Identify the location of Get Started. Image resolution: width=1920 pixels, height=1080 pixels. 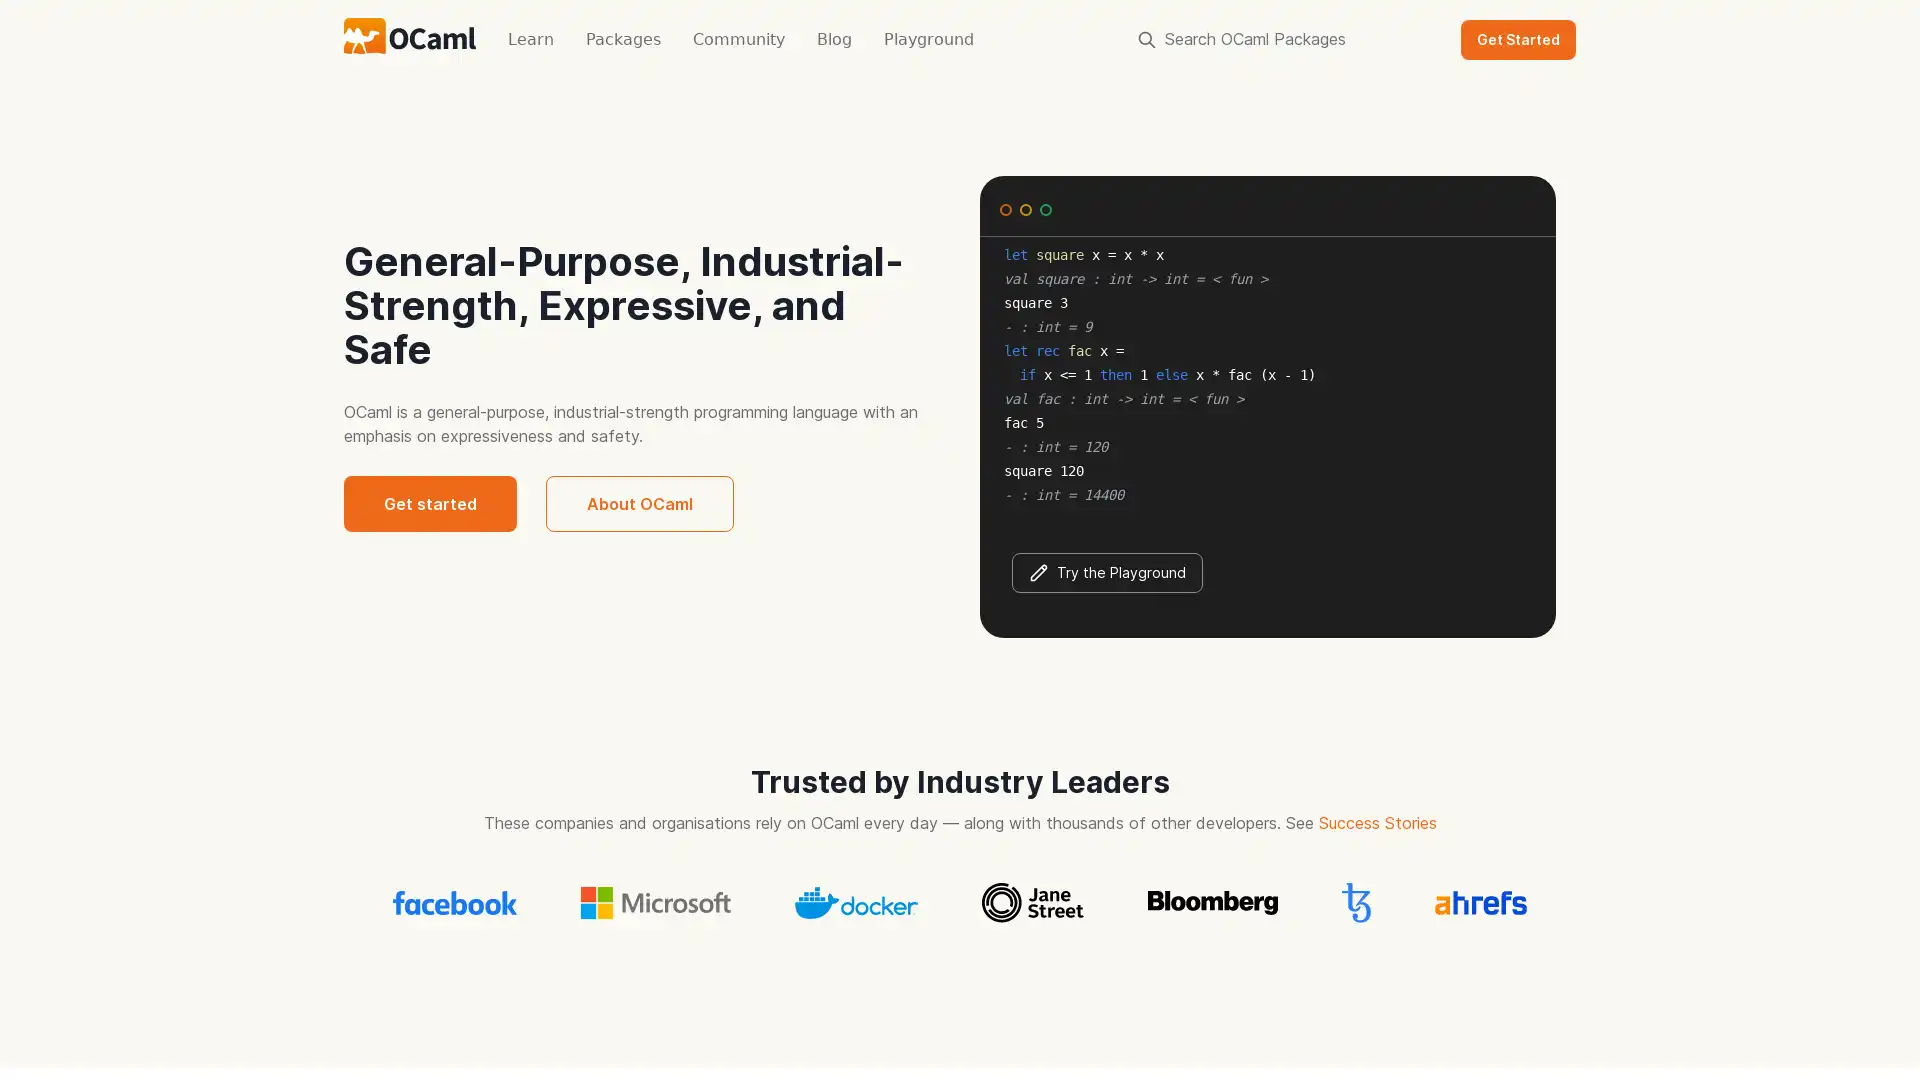
(1518, 38).